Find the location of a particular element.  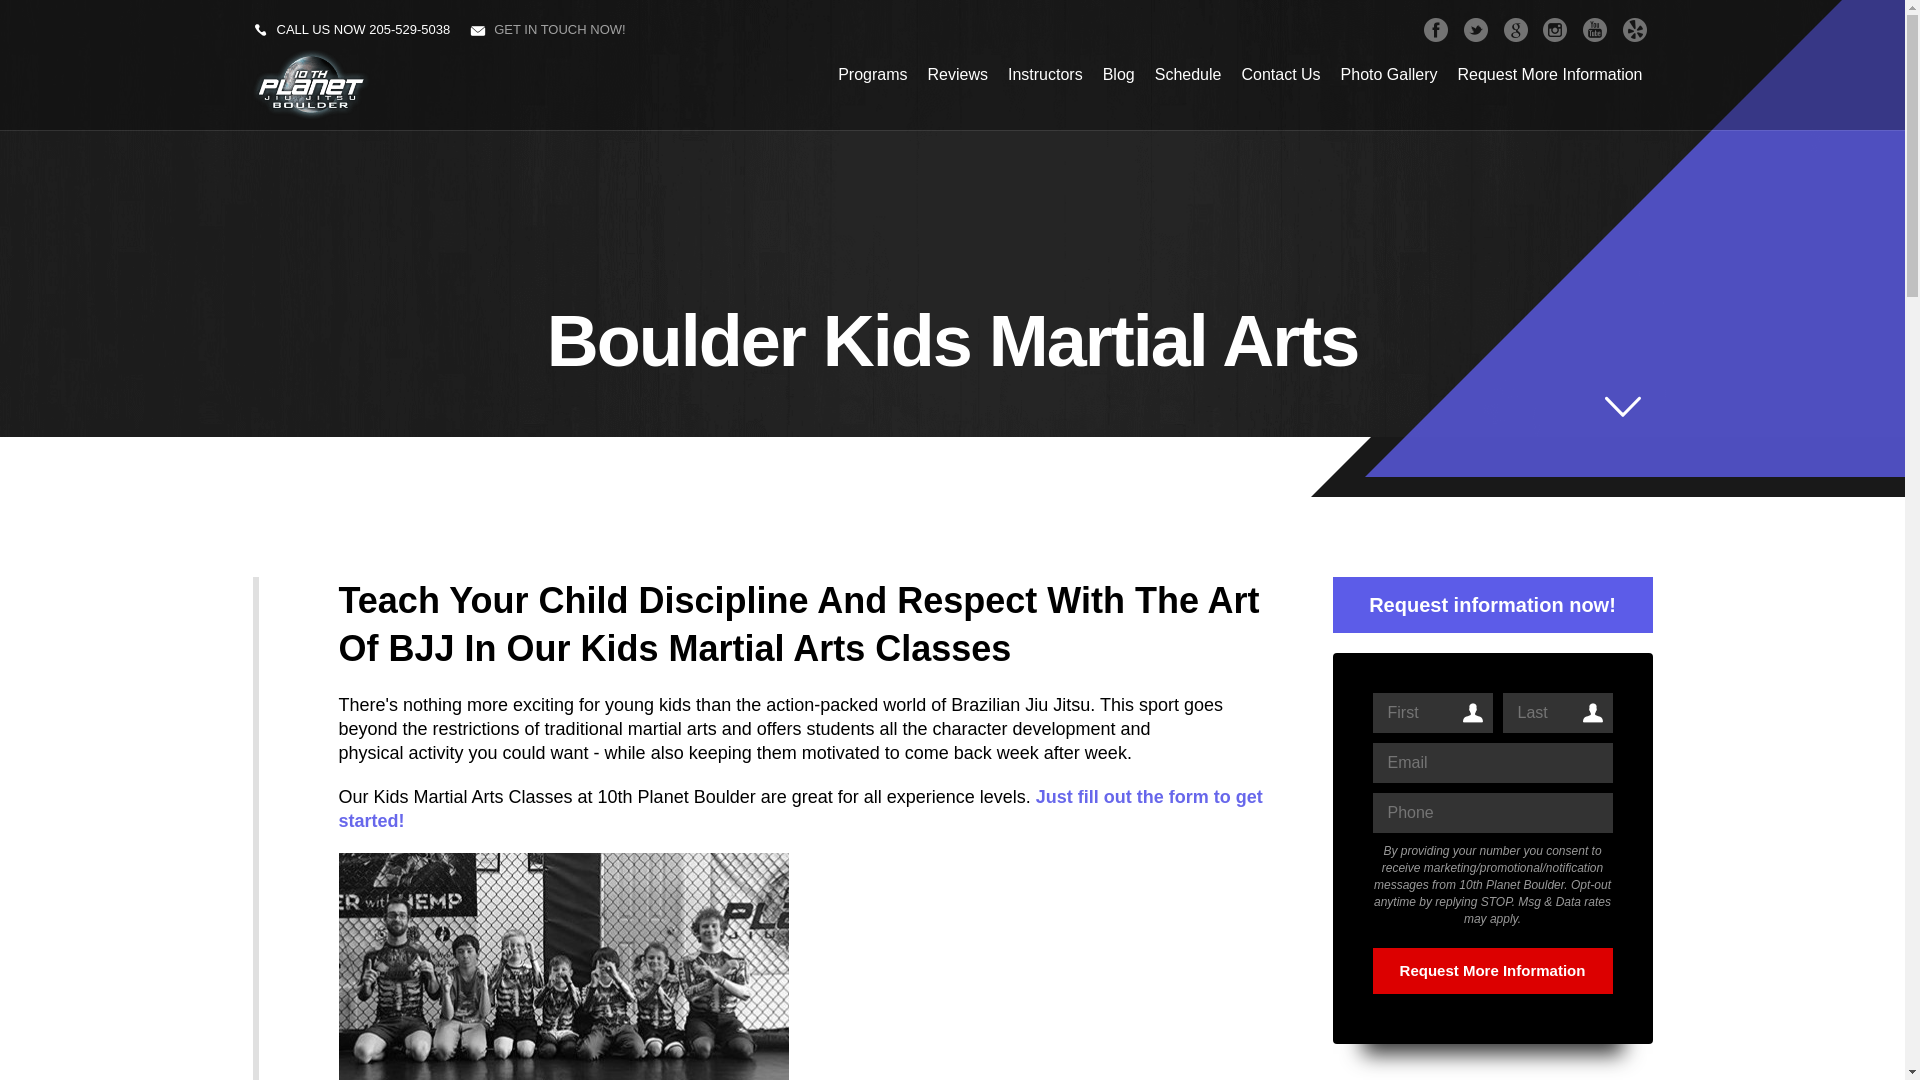

'YELP' is located at coordinates (1633, 30).